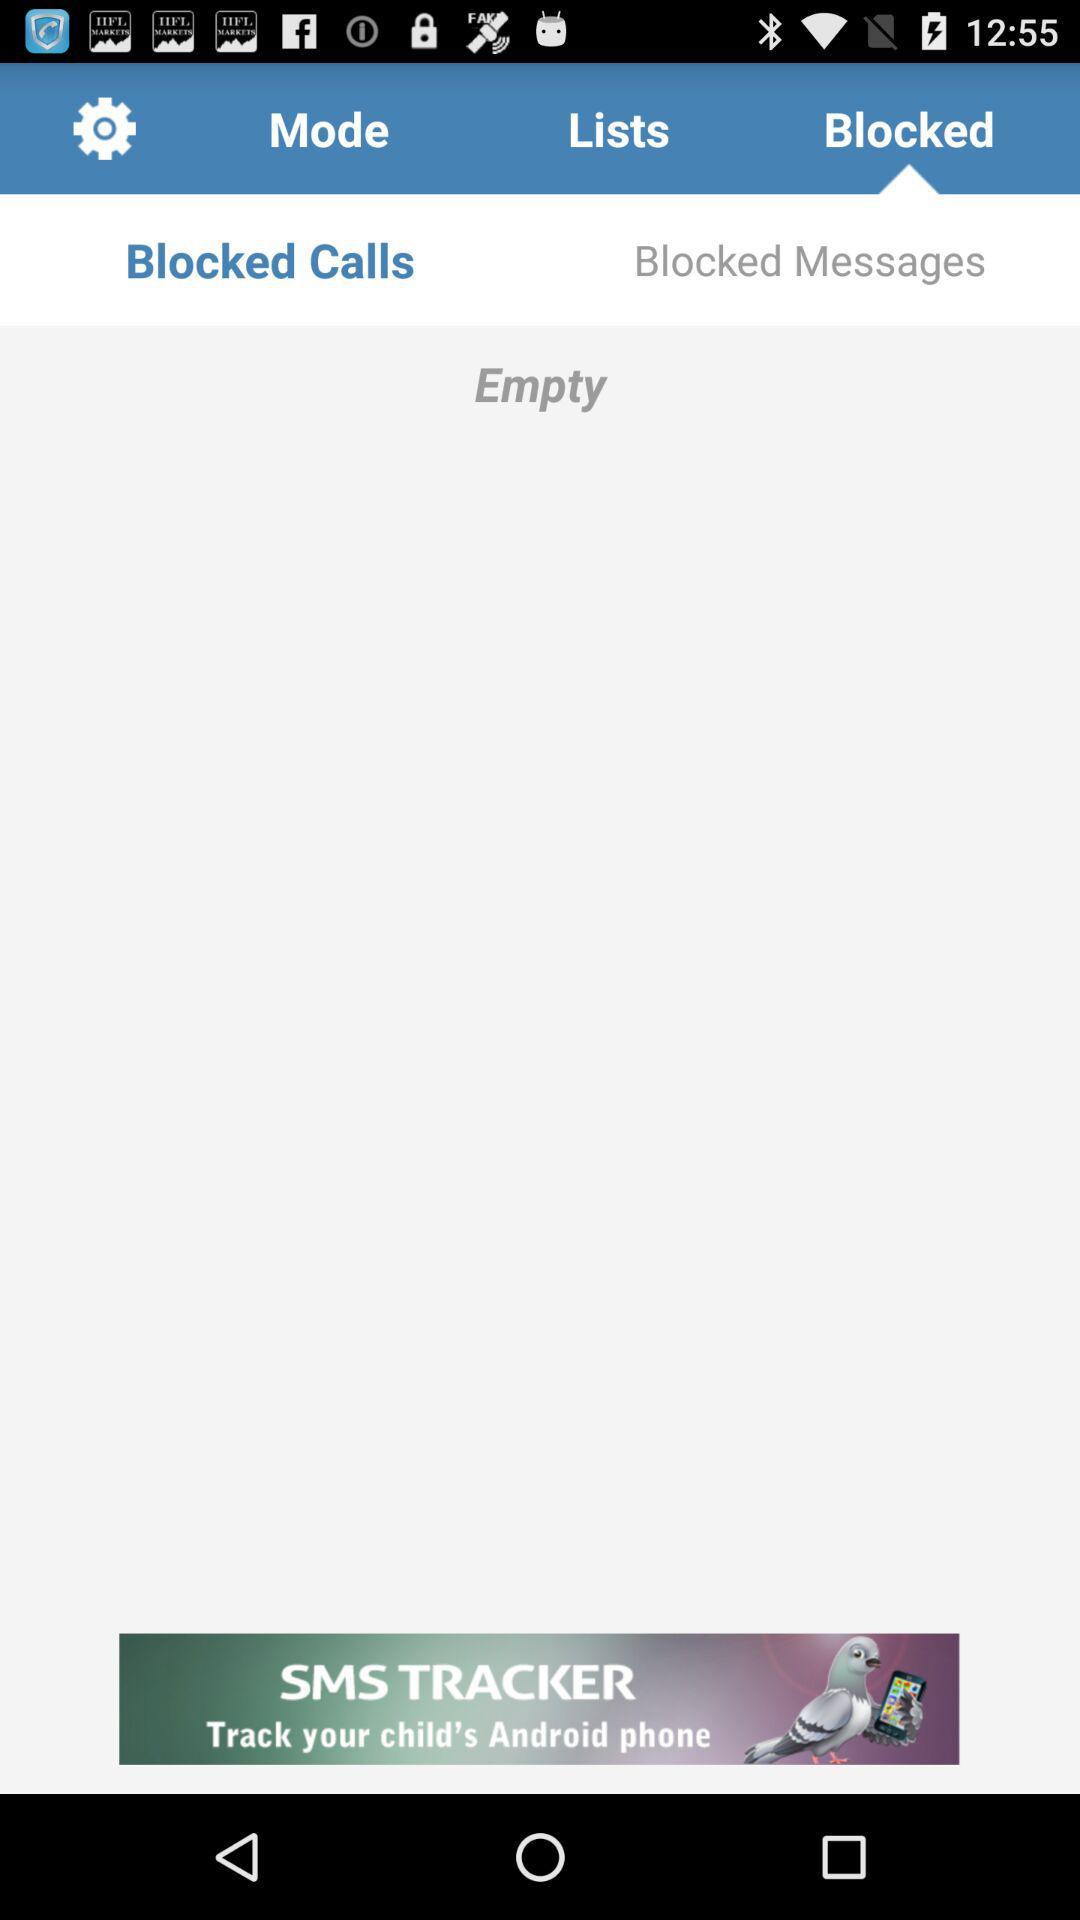 The height and width of the screenshot is (1920, 1080). Describe the element at coordinates (540, 965) in the screenshot. I see `the item below the blocked calls item` at that location.